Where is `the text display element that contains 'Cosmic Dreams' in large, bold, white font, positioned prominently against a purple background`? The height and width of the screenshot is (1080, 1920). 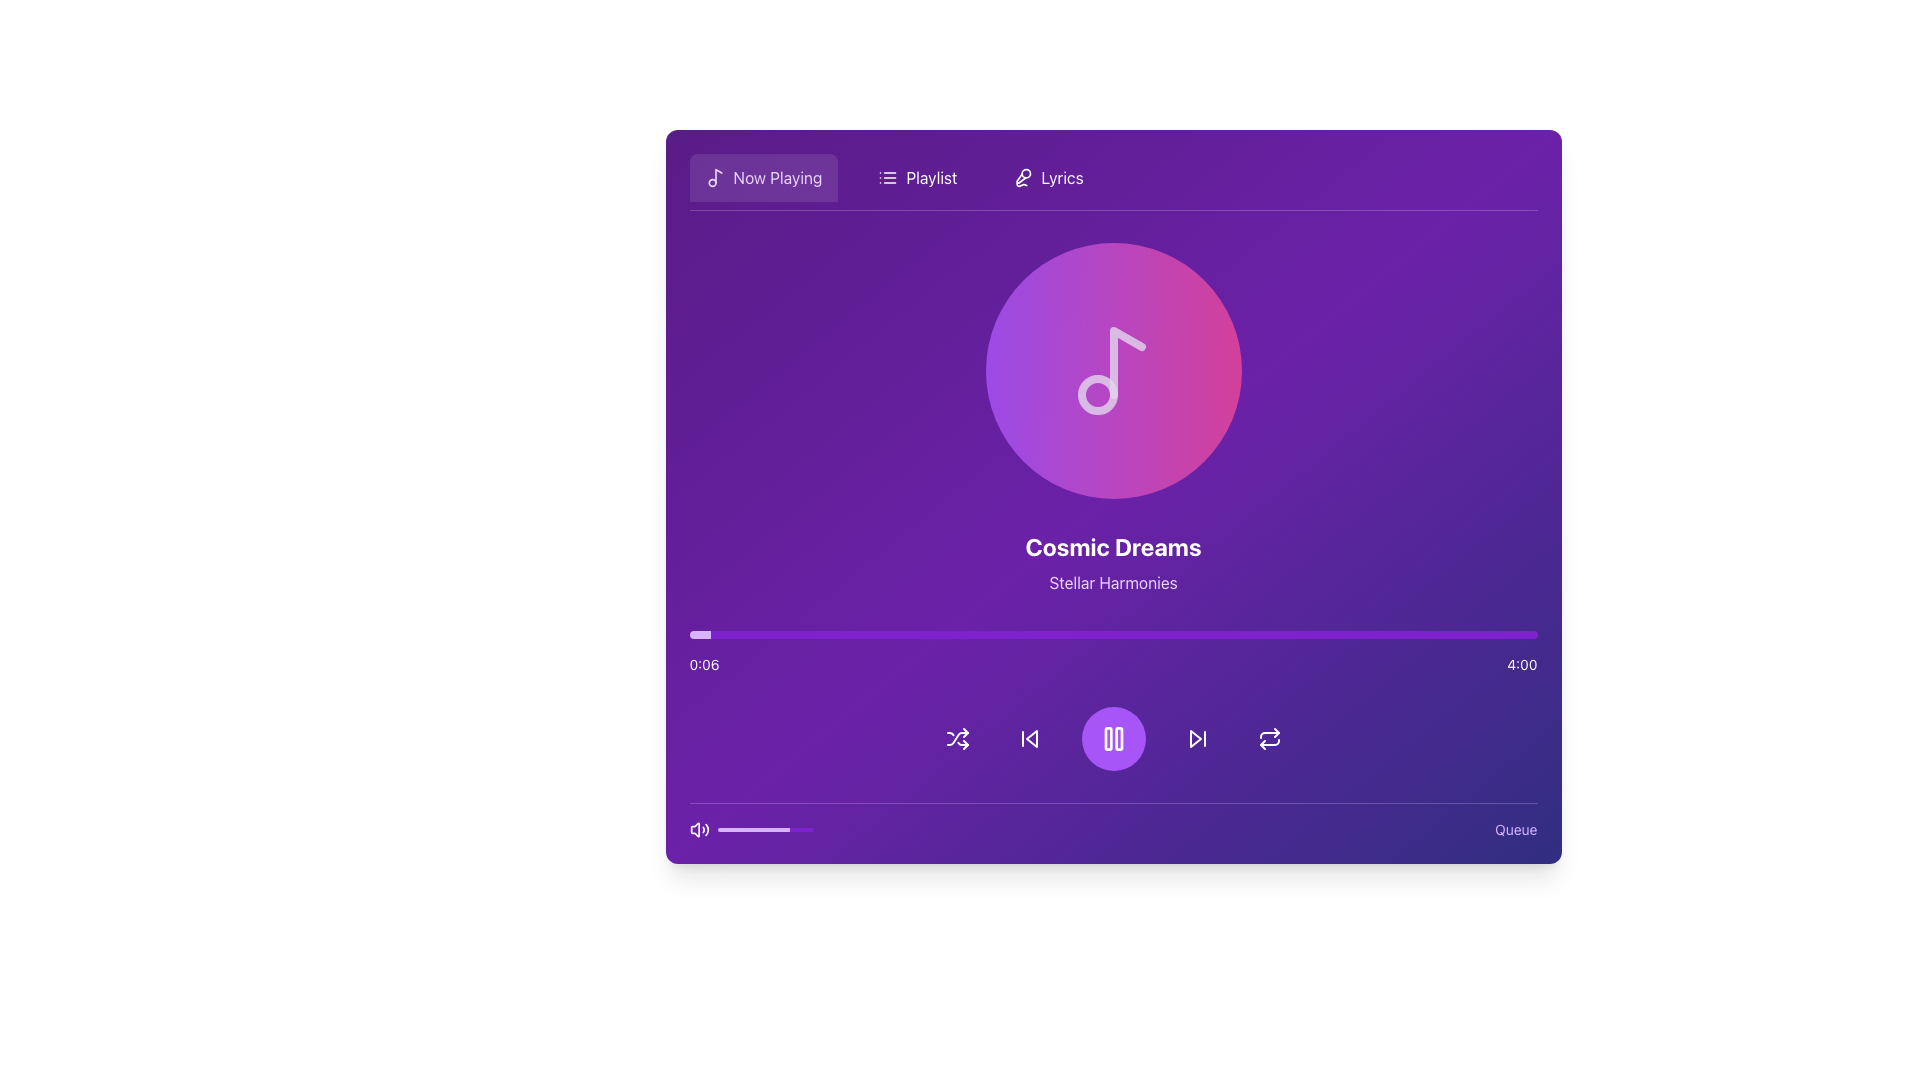
the text display element that contains 'Cosmic Dreams' in large, bold, white font, positioned prominently against a purple background is located at coordinates (1112, 547).